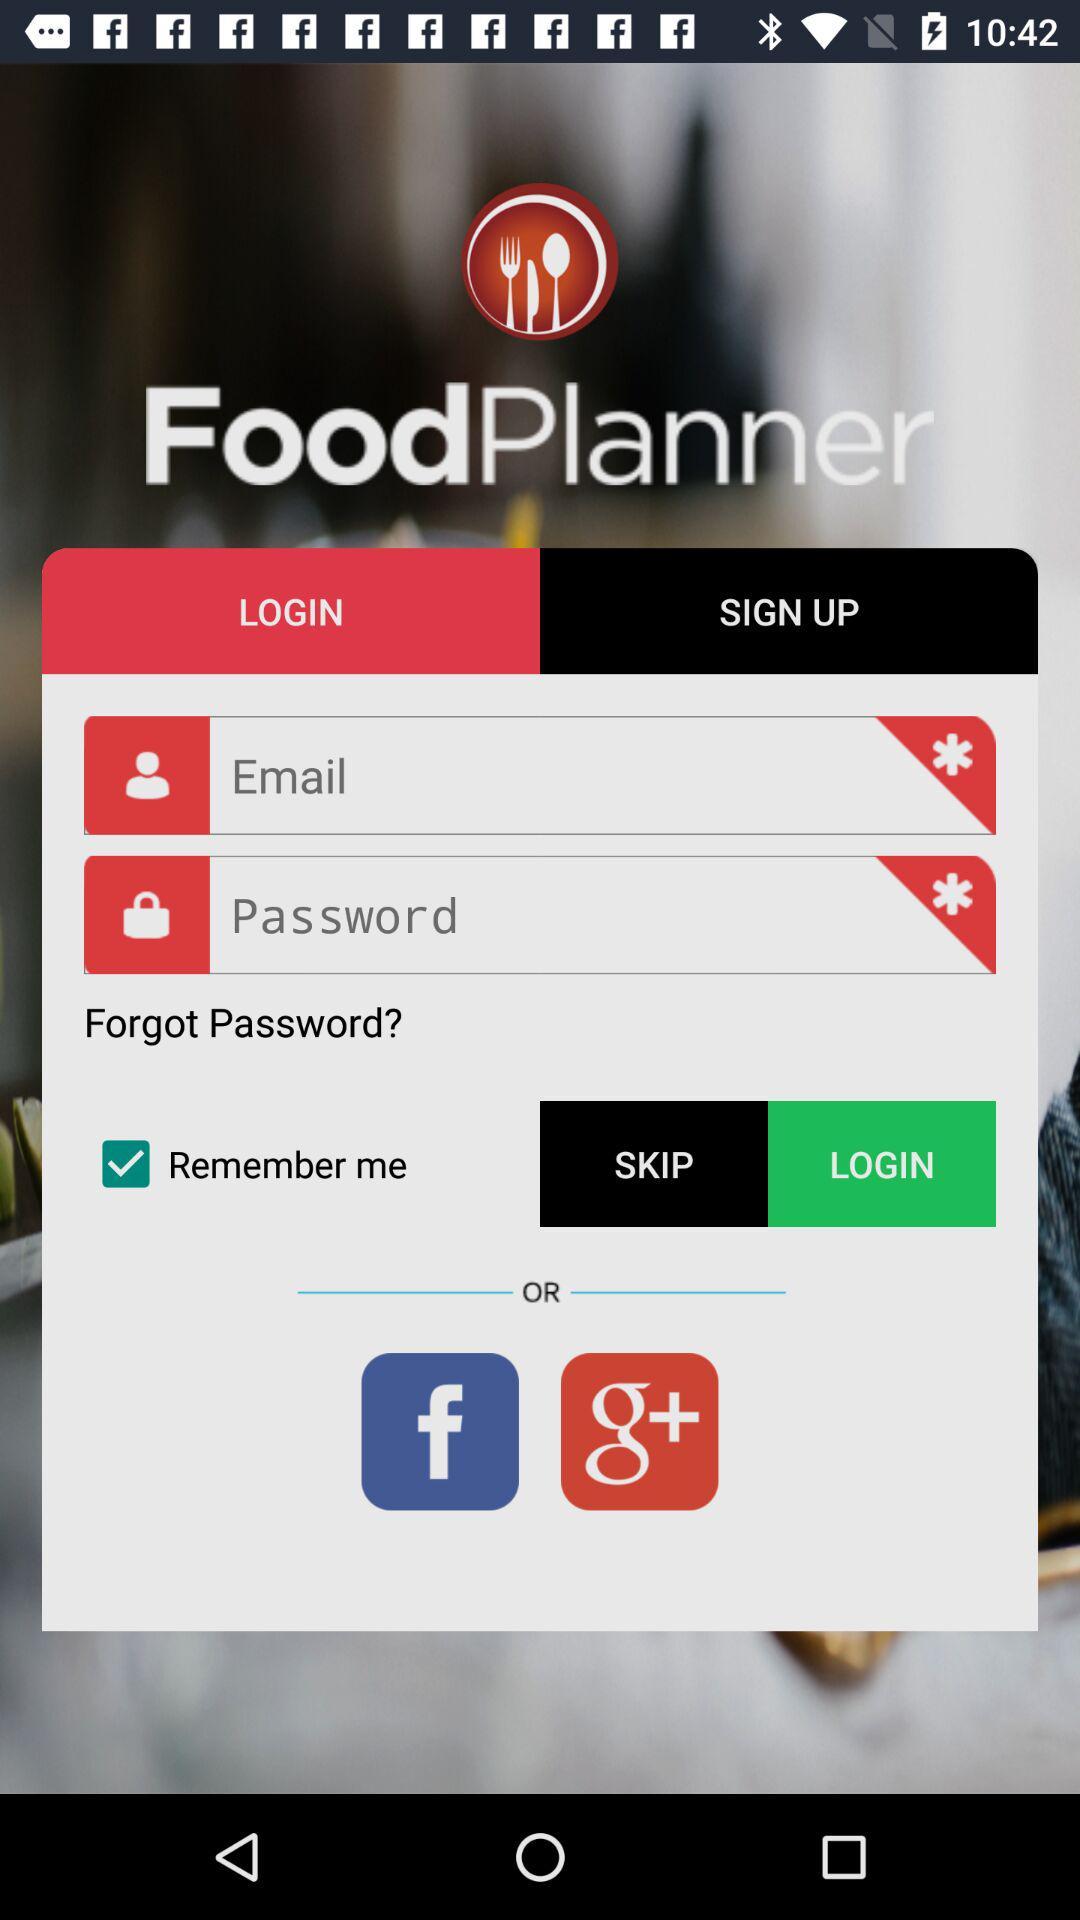 The width and height of the screenshot is (1080, 1920). I want to click on password, so click(540, 914).